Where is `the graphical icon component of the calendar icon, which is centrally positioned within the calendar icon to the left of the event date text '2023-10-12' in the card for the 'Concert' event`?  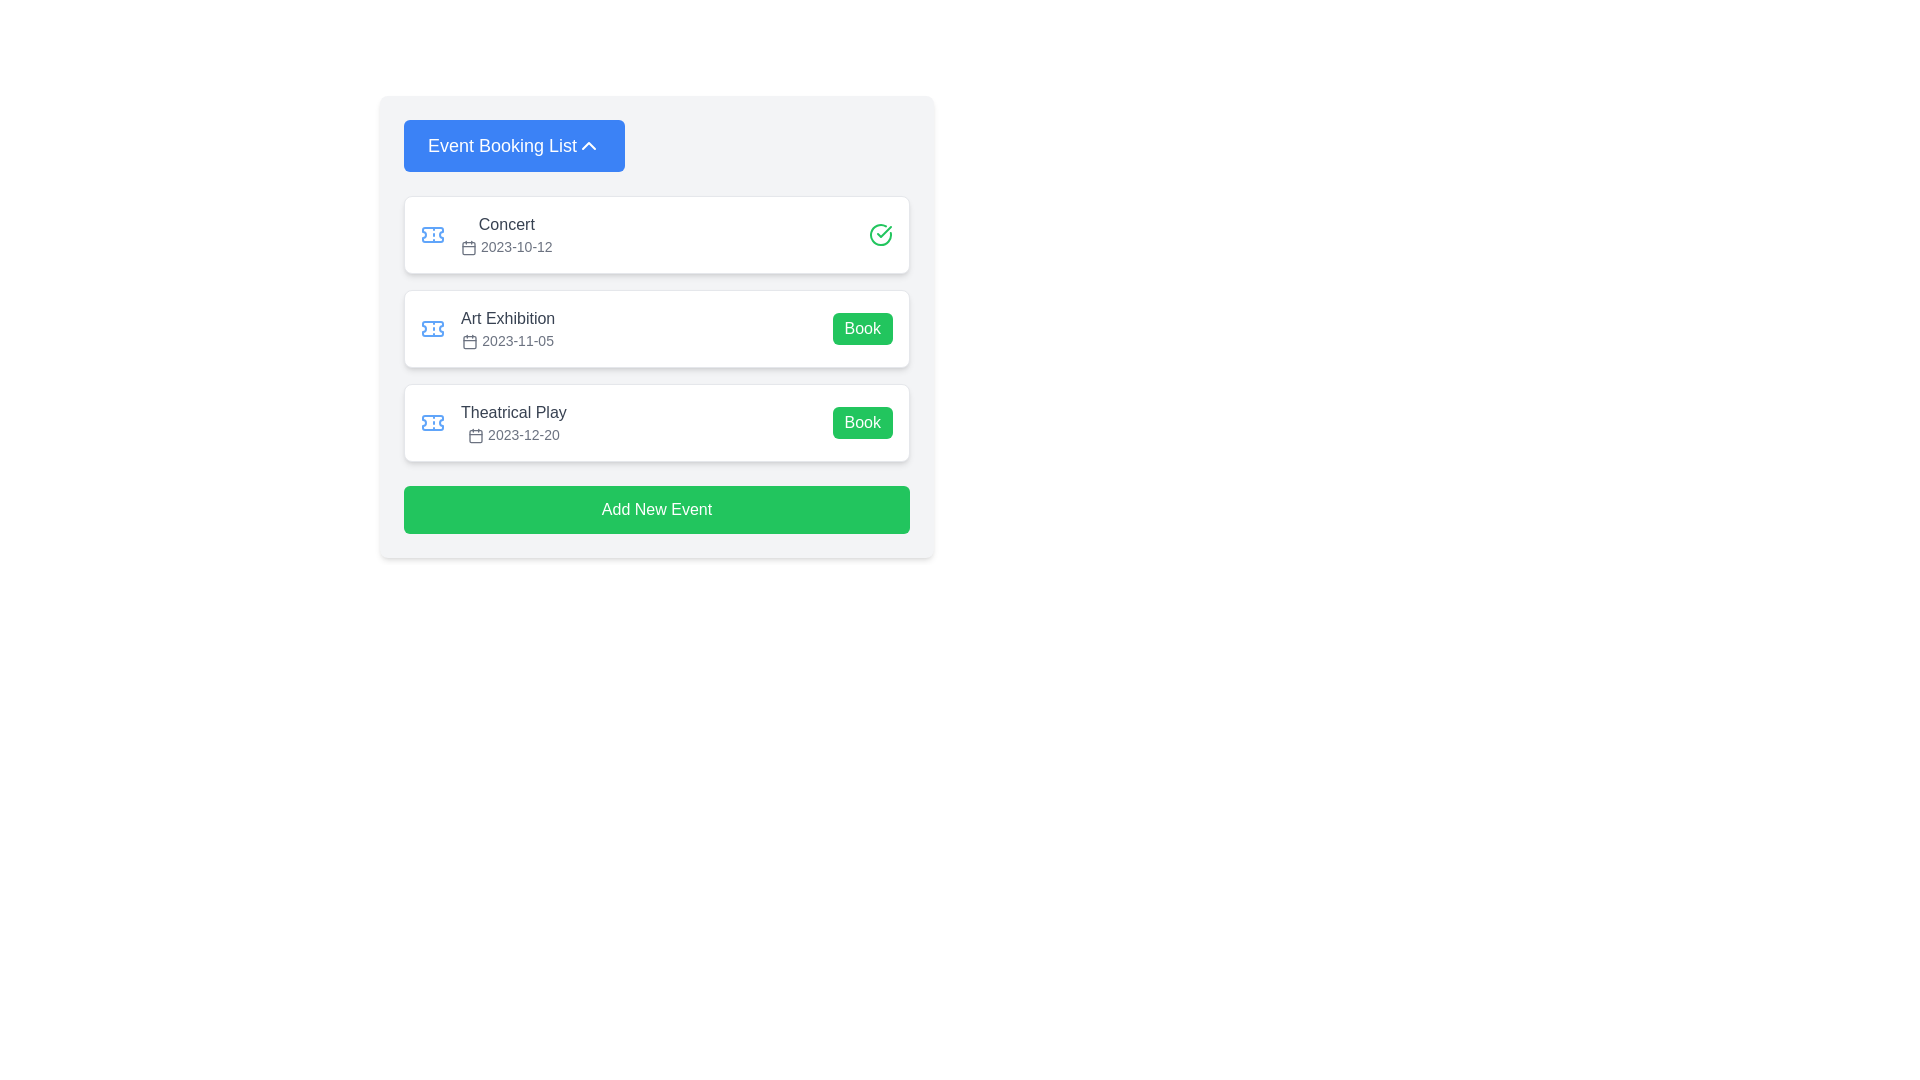 the graphical icon component of the calendar icon, which is centrally positioned within the calendar icon to the left of the event date text '2023-10-12' in the card for the 'Concert' event is located at coordinates (468, 246).